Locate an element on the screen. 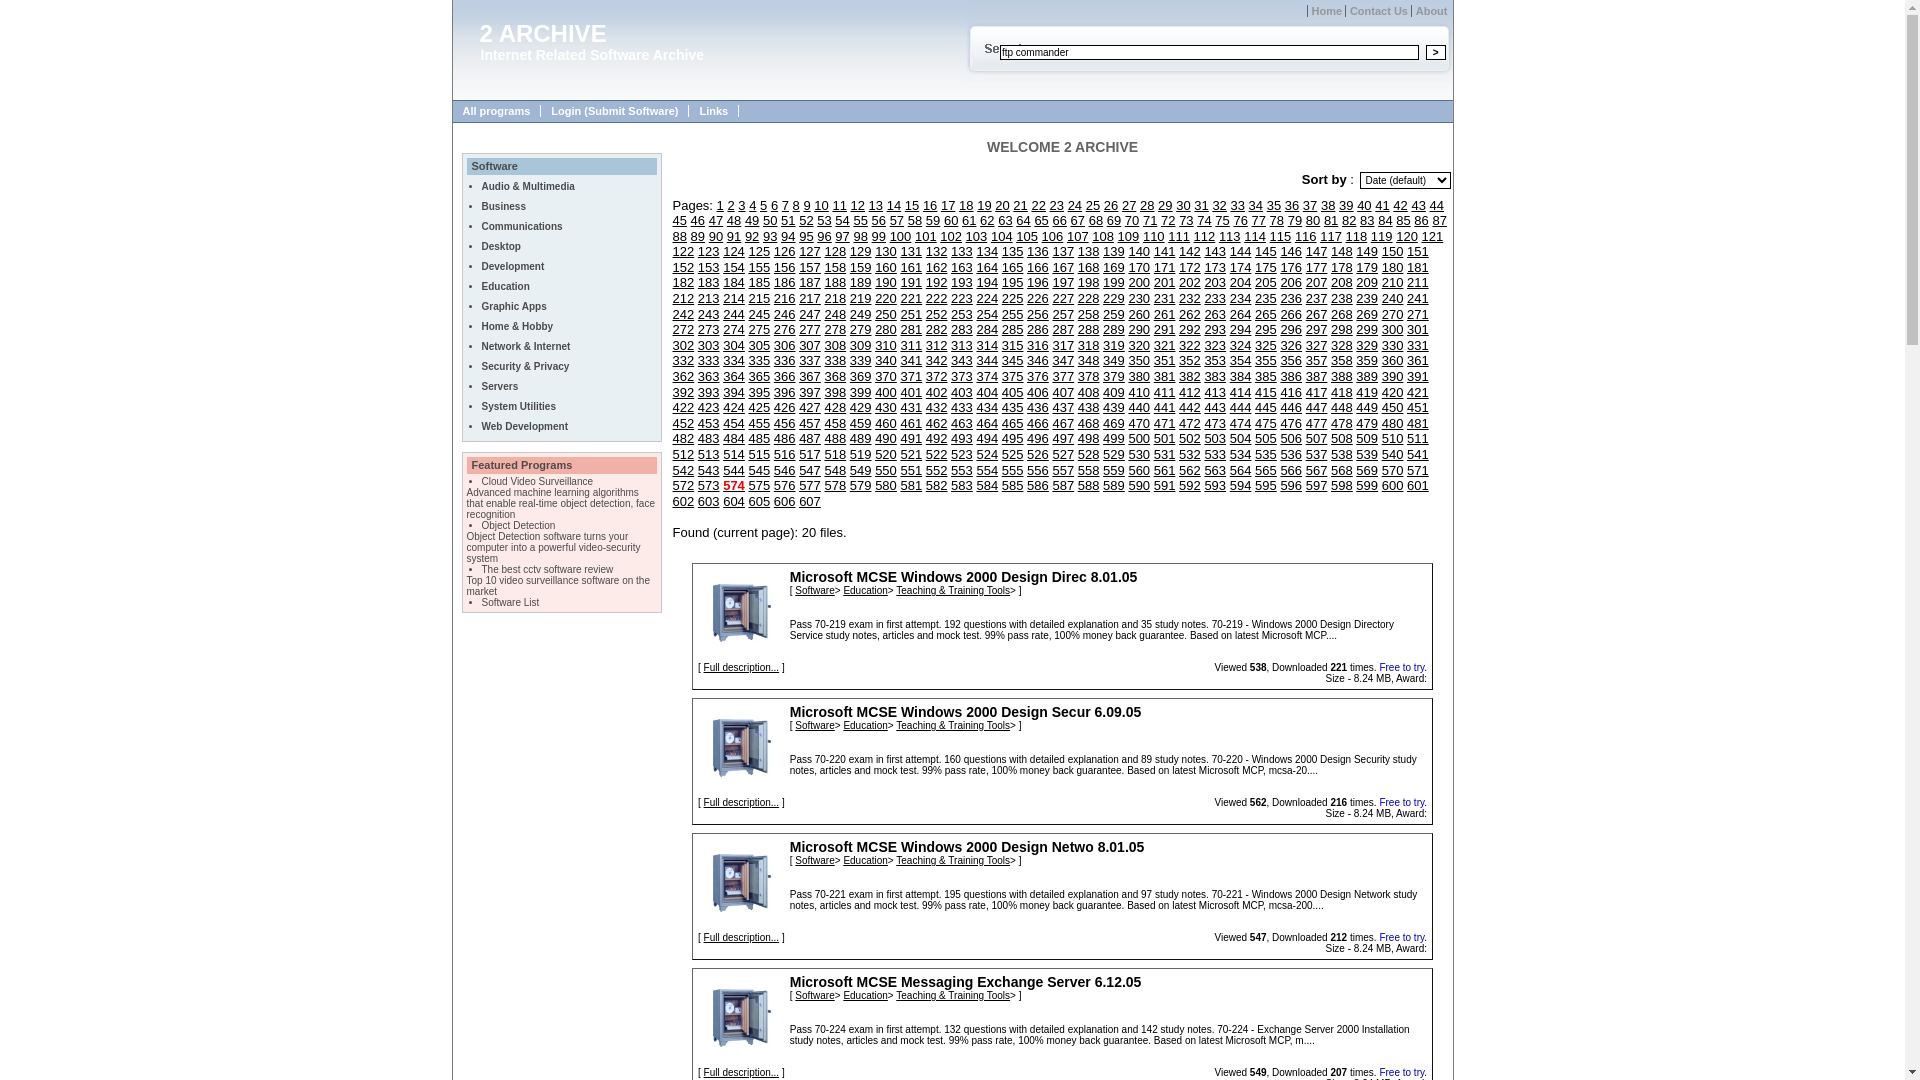 The image size is (1920, 1080). '232' is located at coordinates (1190, 298).